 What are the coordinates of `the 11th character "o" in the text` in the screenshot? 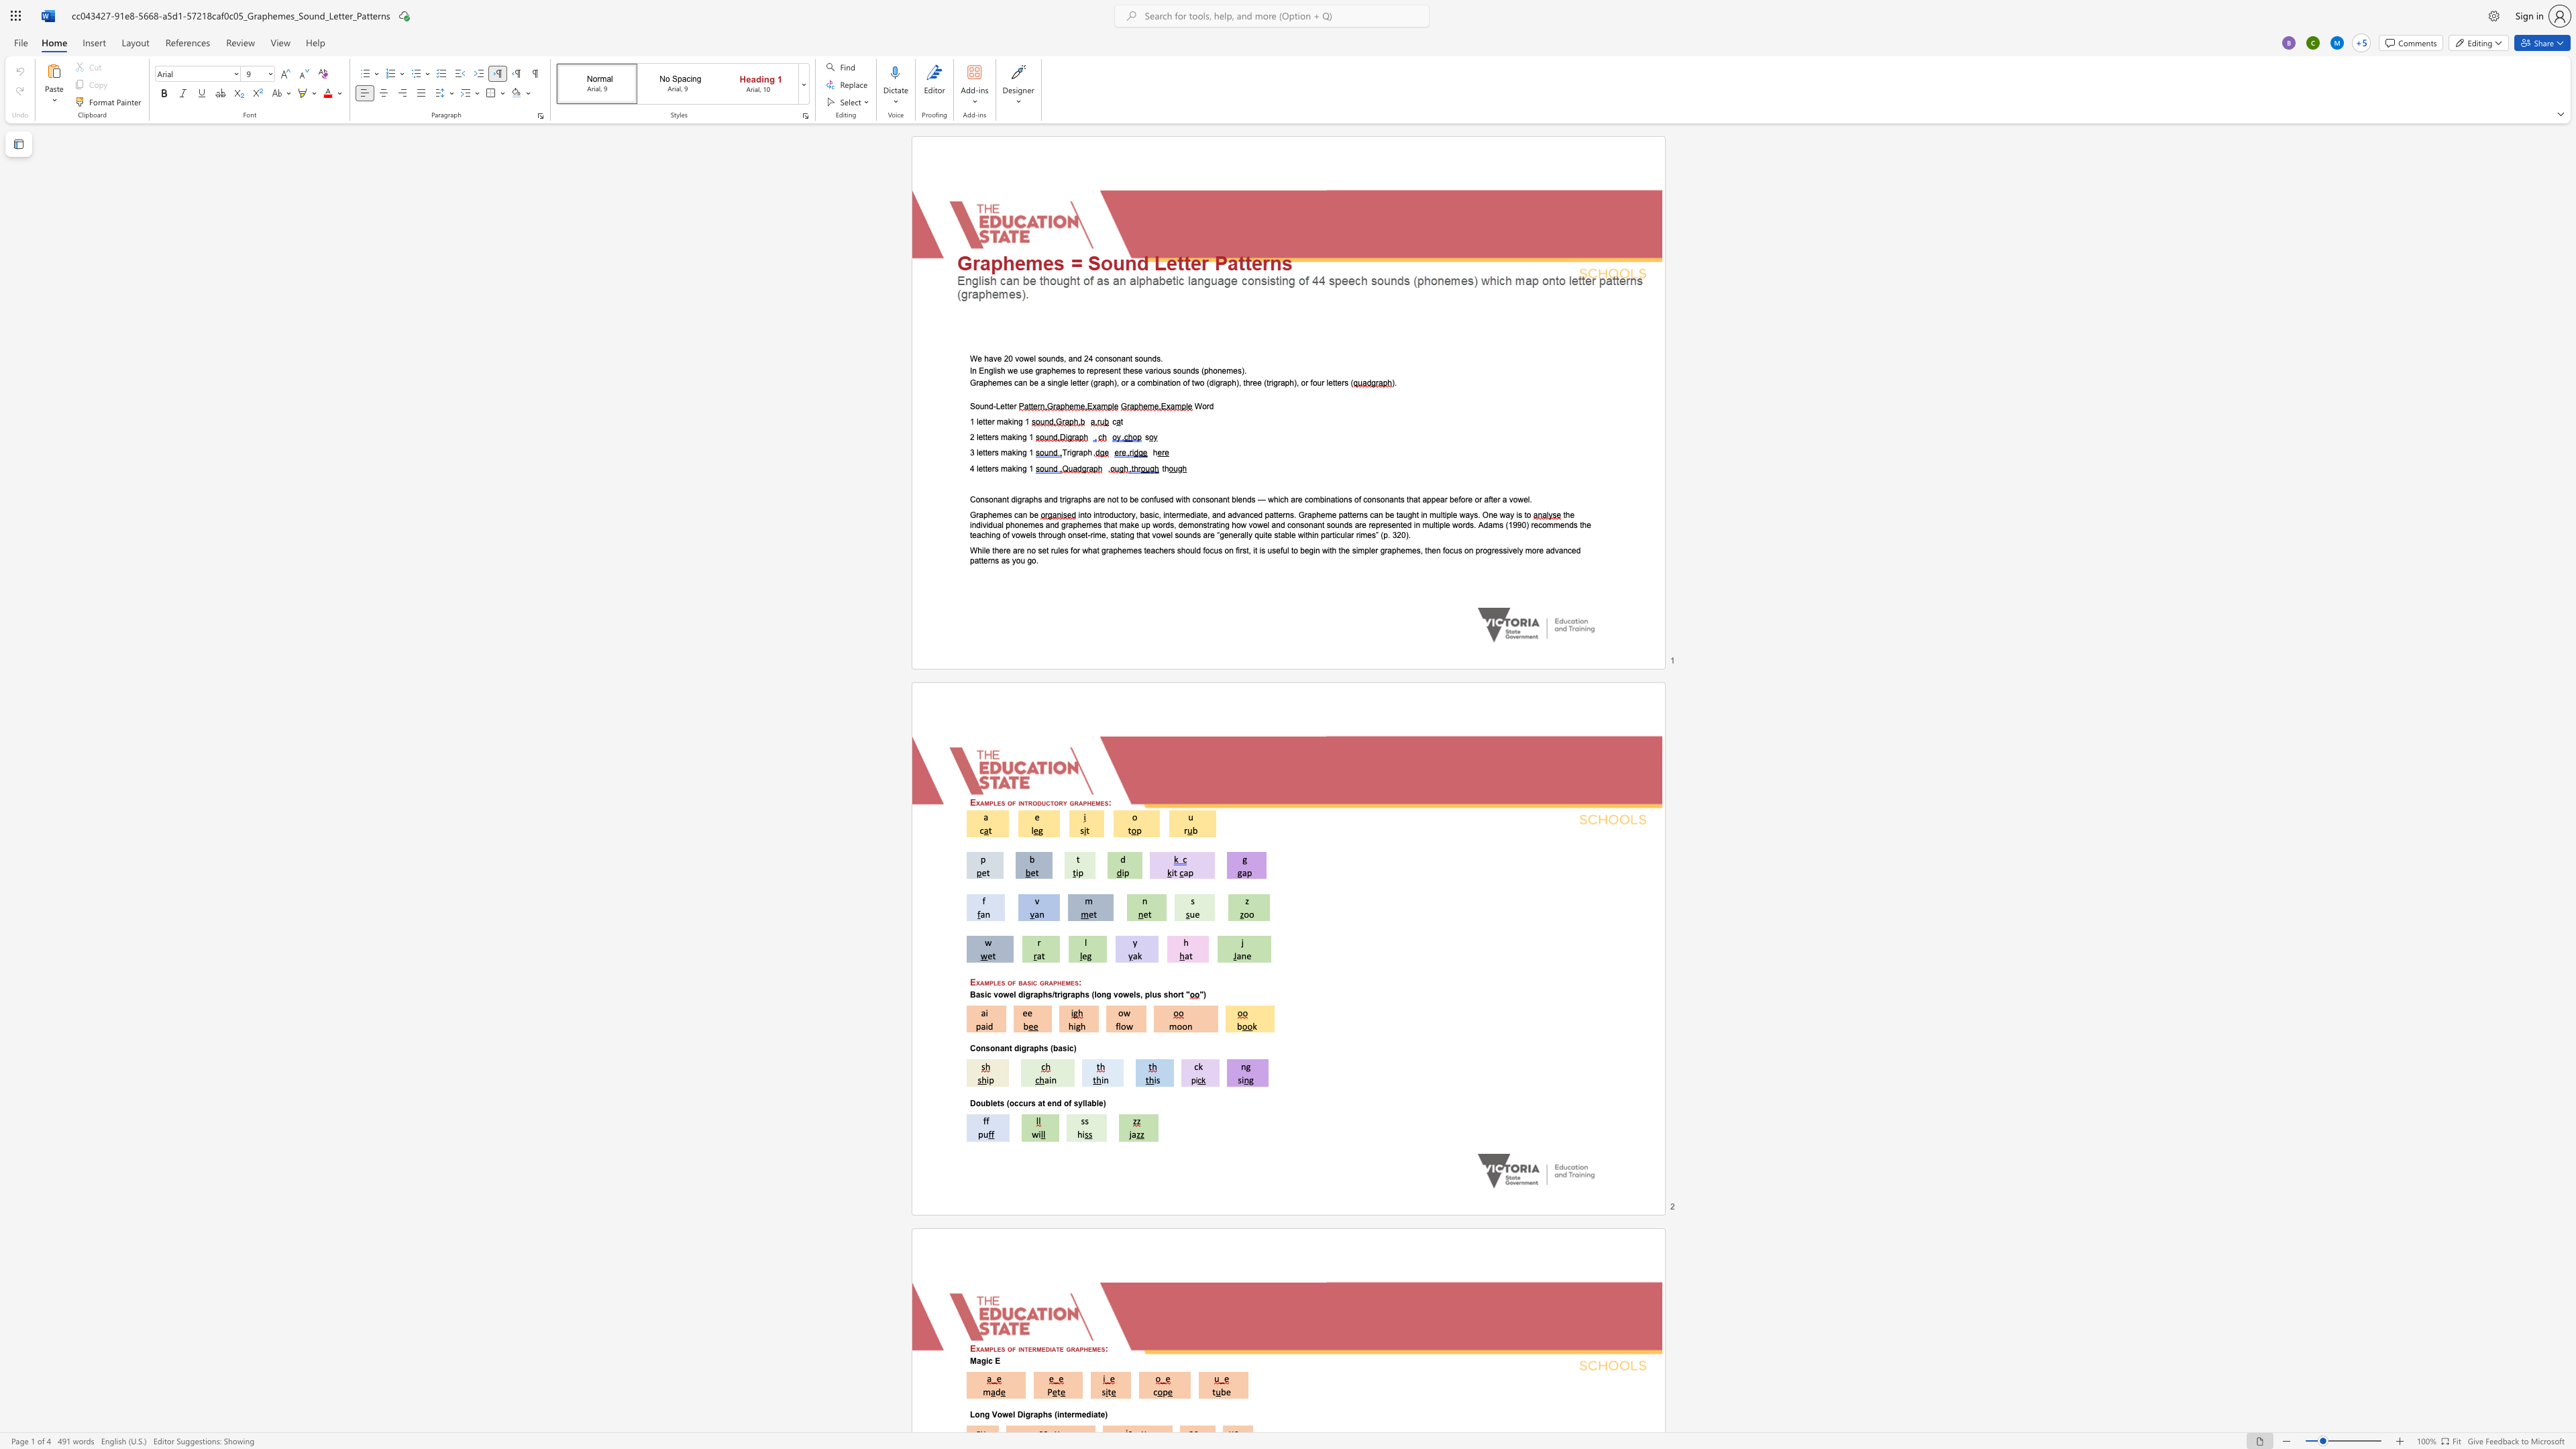 It's located at (1368, 498).